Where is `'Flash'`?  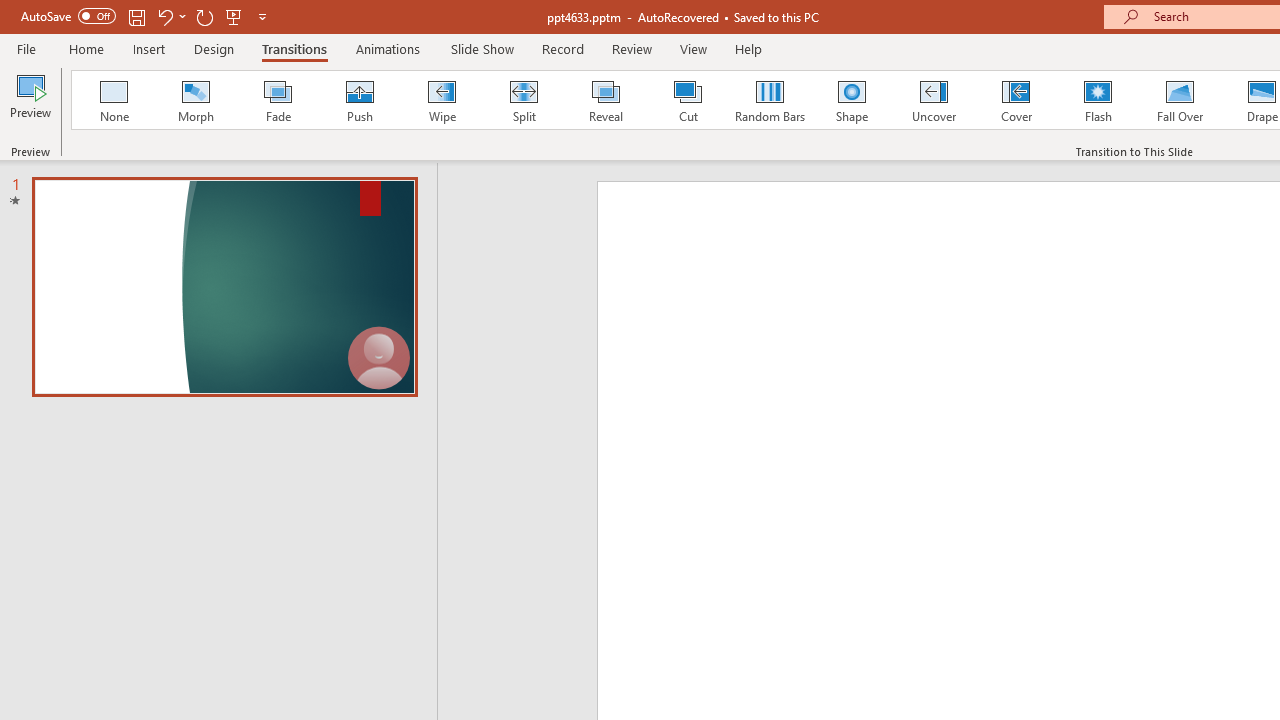
'Flash' is located at coordinates (1097, 100).